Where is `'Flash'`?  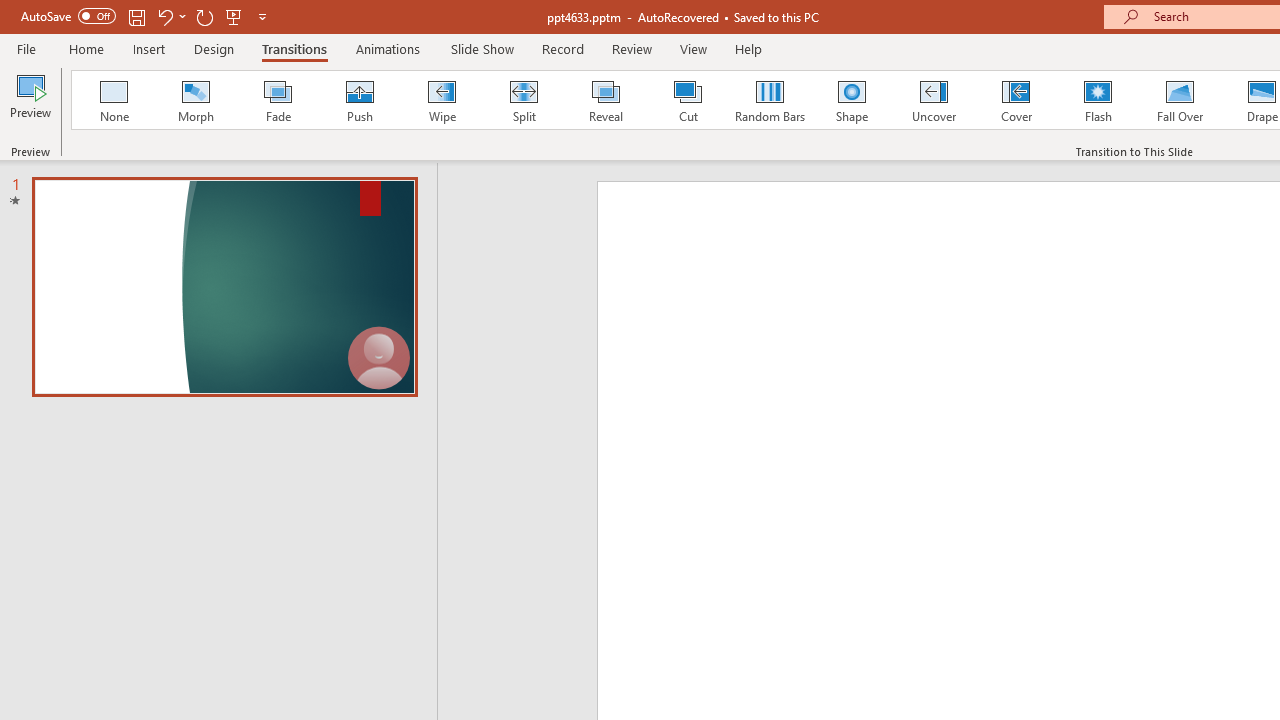
'Flash' is located at coordinates (1097, 100).